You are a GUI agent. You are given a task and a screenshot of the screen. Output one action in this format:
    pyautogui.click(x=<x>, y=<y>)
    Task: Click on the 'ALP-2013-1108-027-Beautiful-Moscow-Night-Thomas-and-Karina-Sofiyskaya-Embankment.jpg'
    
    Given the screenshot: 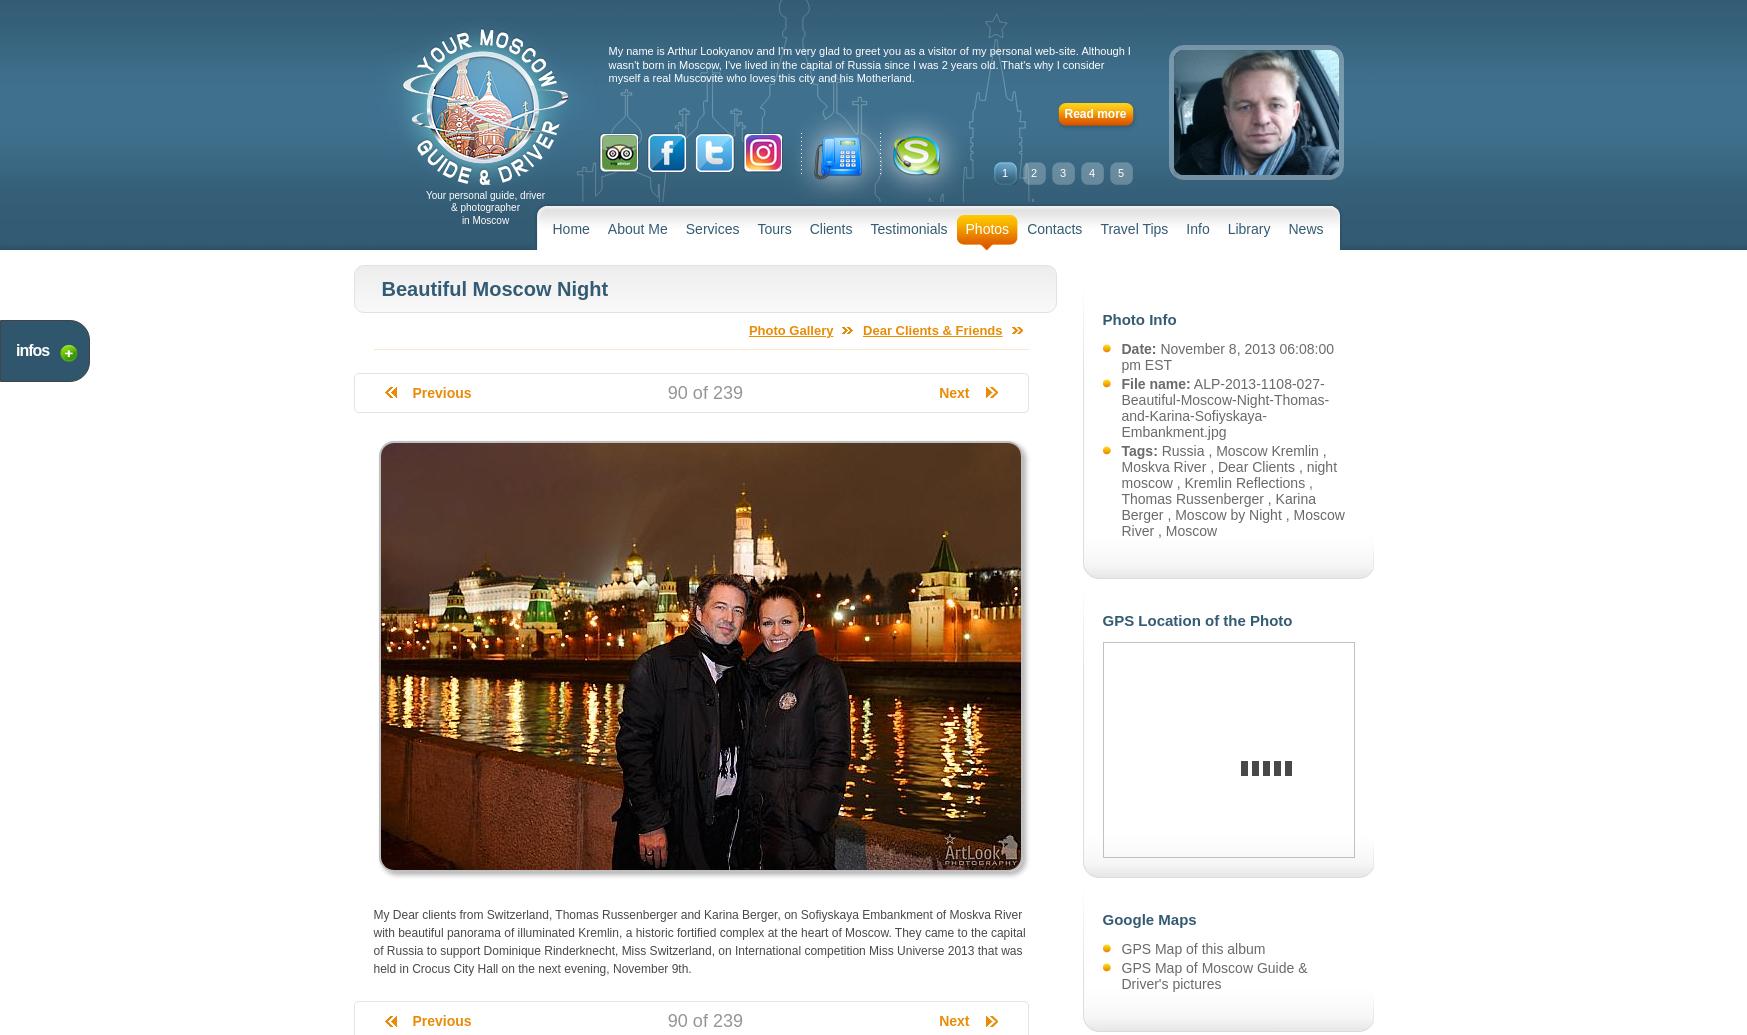 What is the action you would take?
    pyautogui.click(x=1224, y=407)
    